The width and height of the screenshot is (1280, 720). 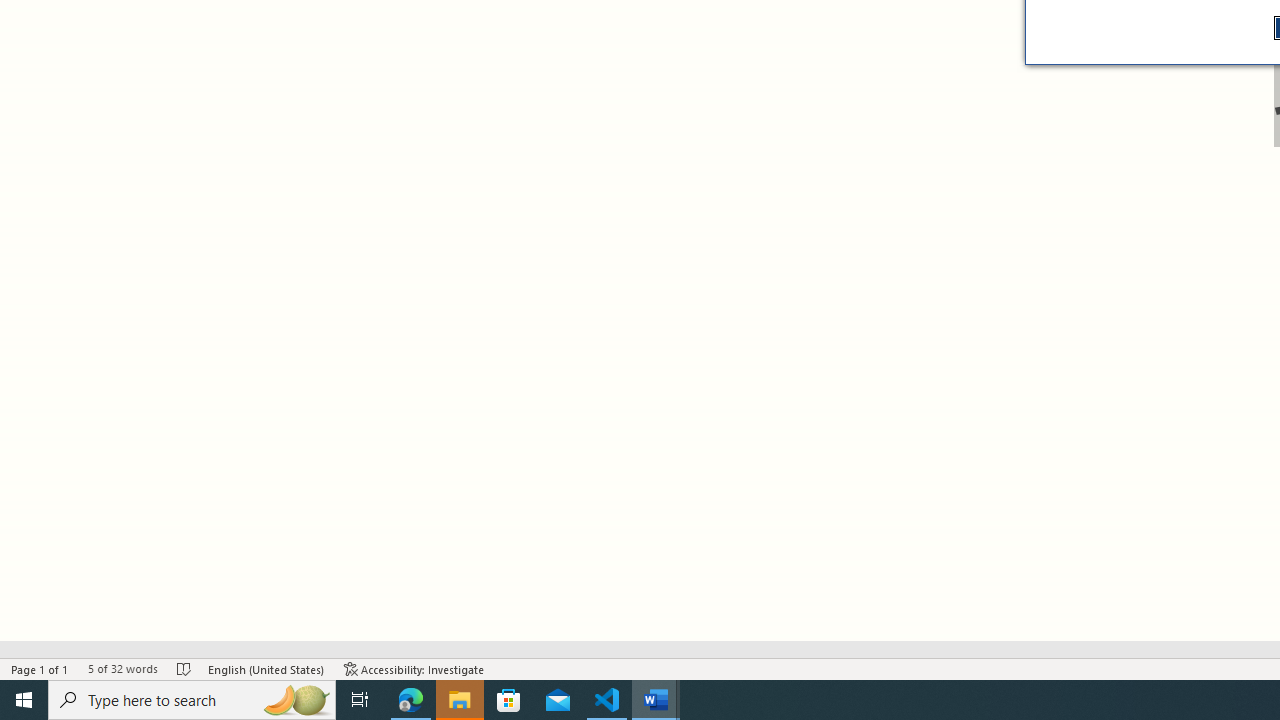 What do you see at coordinates (40, 669) in the screenshot?
I see `'Page Number Page 1 of 1'` at bounding box center [40, 669].